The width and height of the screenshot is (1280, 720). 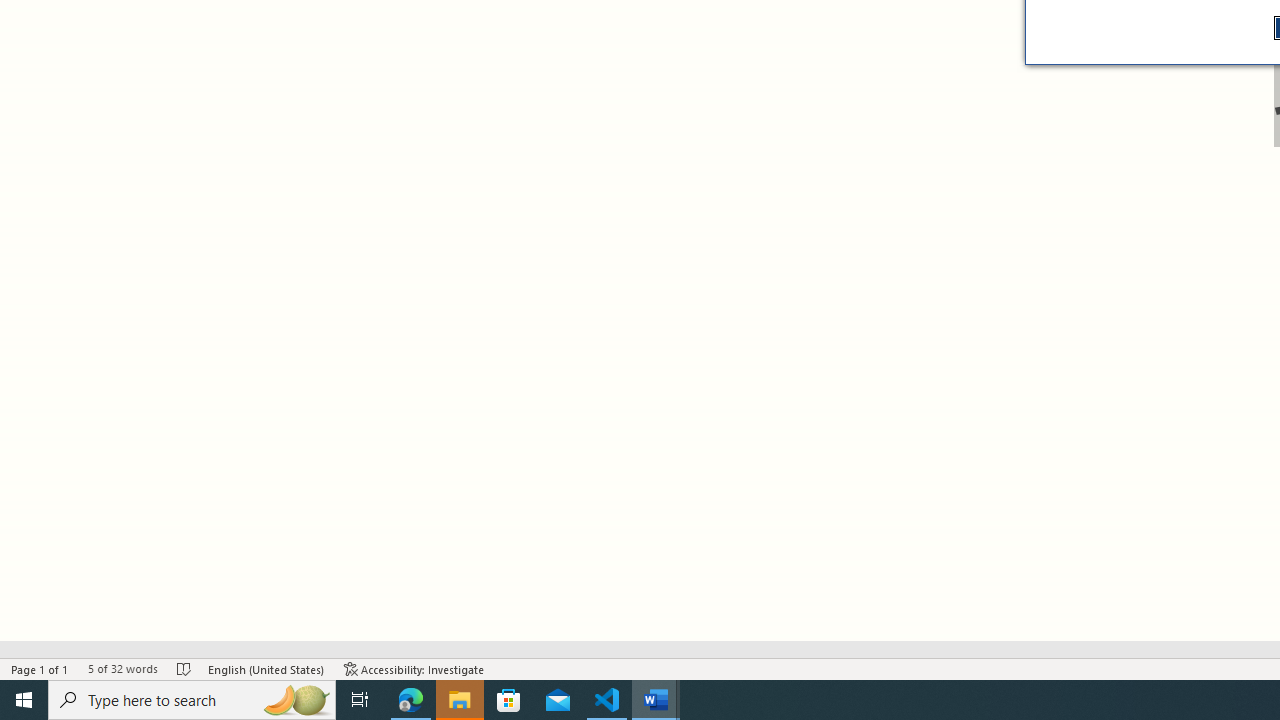 What do you see at coordinates (40, 669) in the screenshot?
I see `'Page Number Page 1 of 1'` at bounding box center [40, 669].